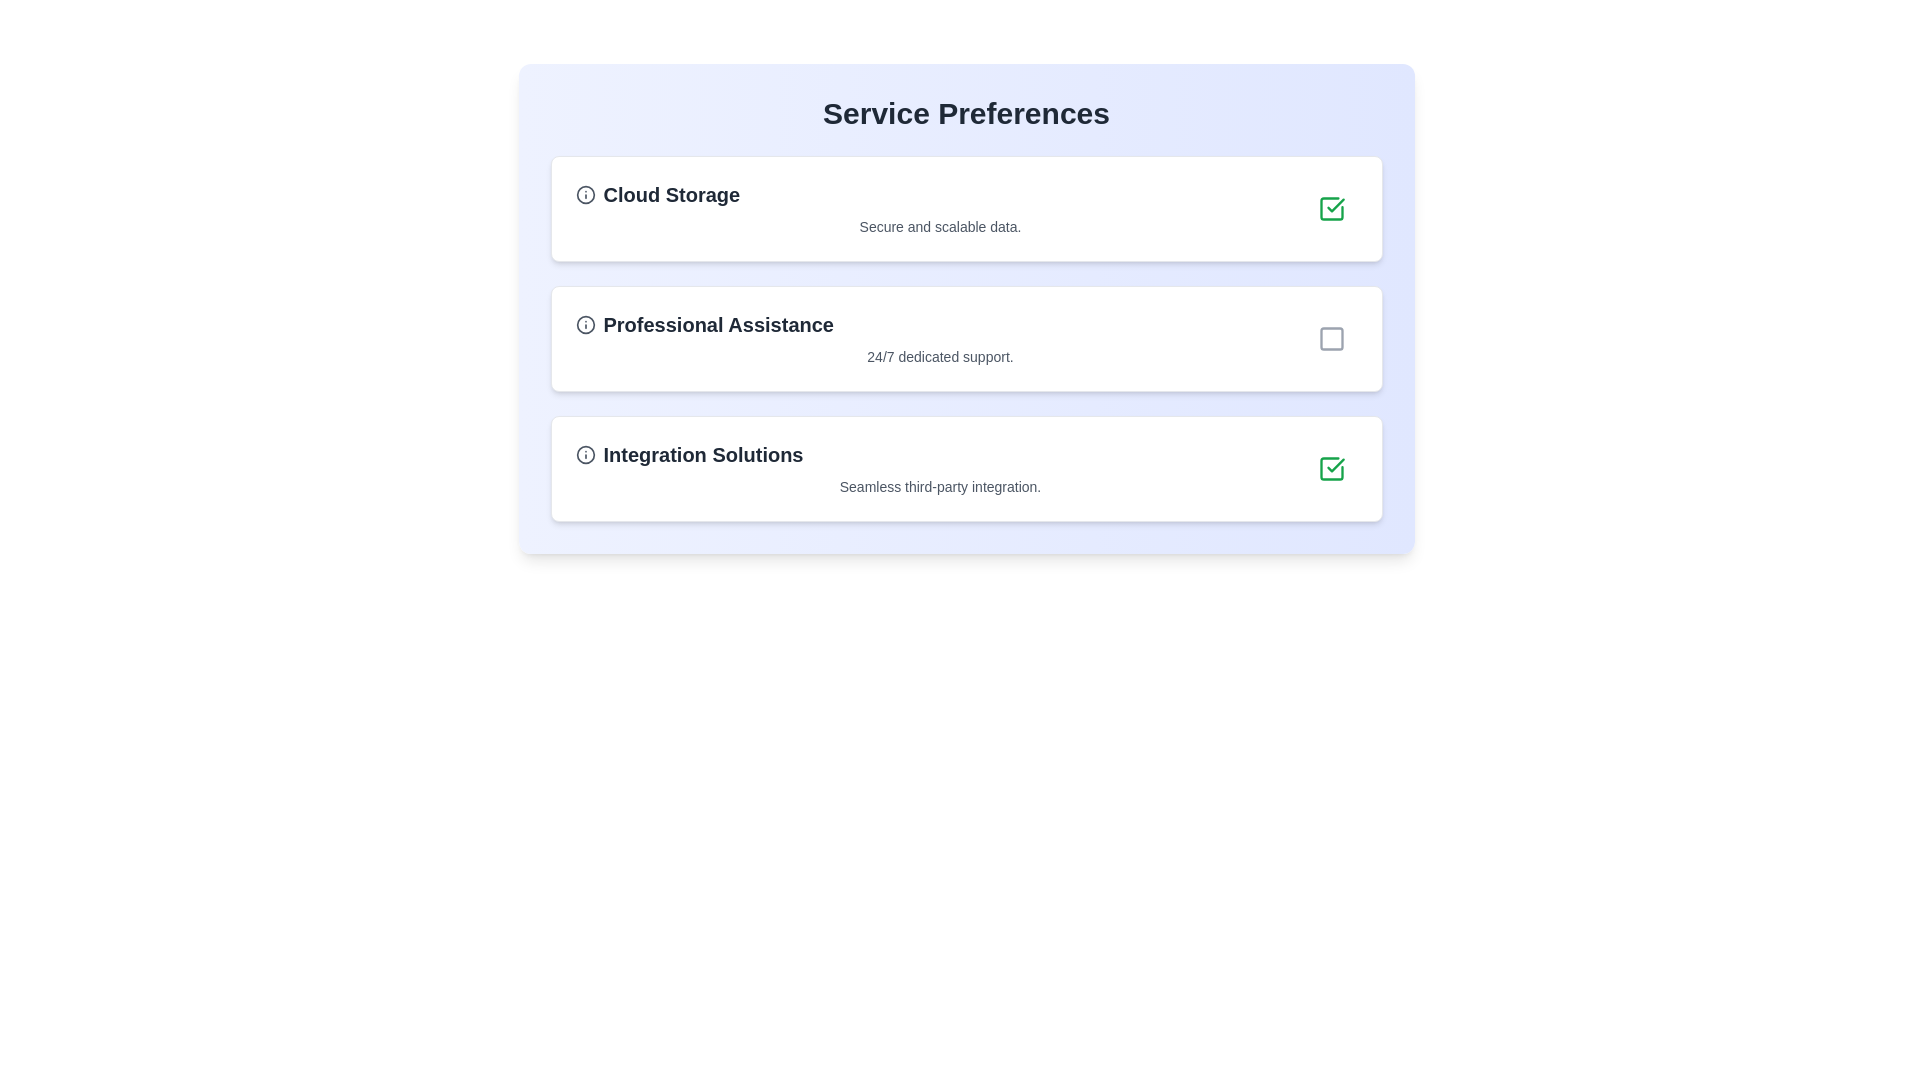 Image resolution: width=1920 pixels, height=1080 pixels. What do you see at coordinates (939, 356) in the screenshot?
I see `the text label reading '24/7 dedicated support.' which is styled in a smaller gray font and is located below the heading 'Professional Assistance' in the 'Service Preferences' section` at bounding box center [939, 356].